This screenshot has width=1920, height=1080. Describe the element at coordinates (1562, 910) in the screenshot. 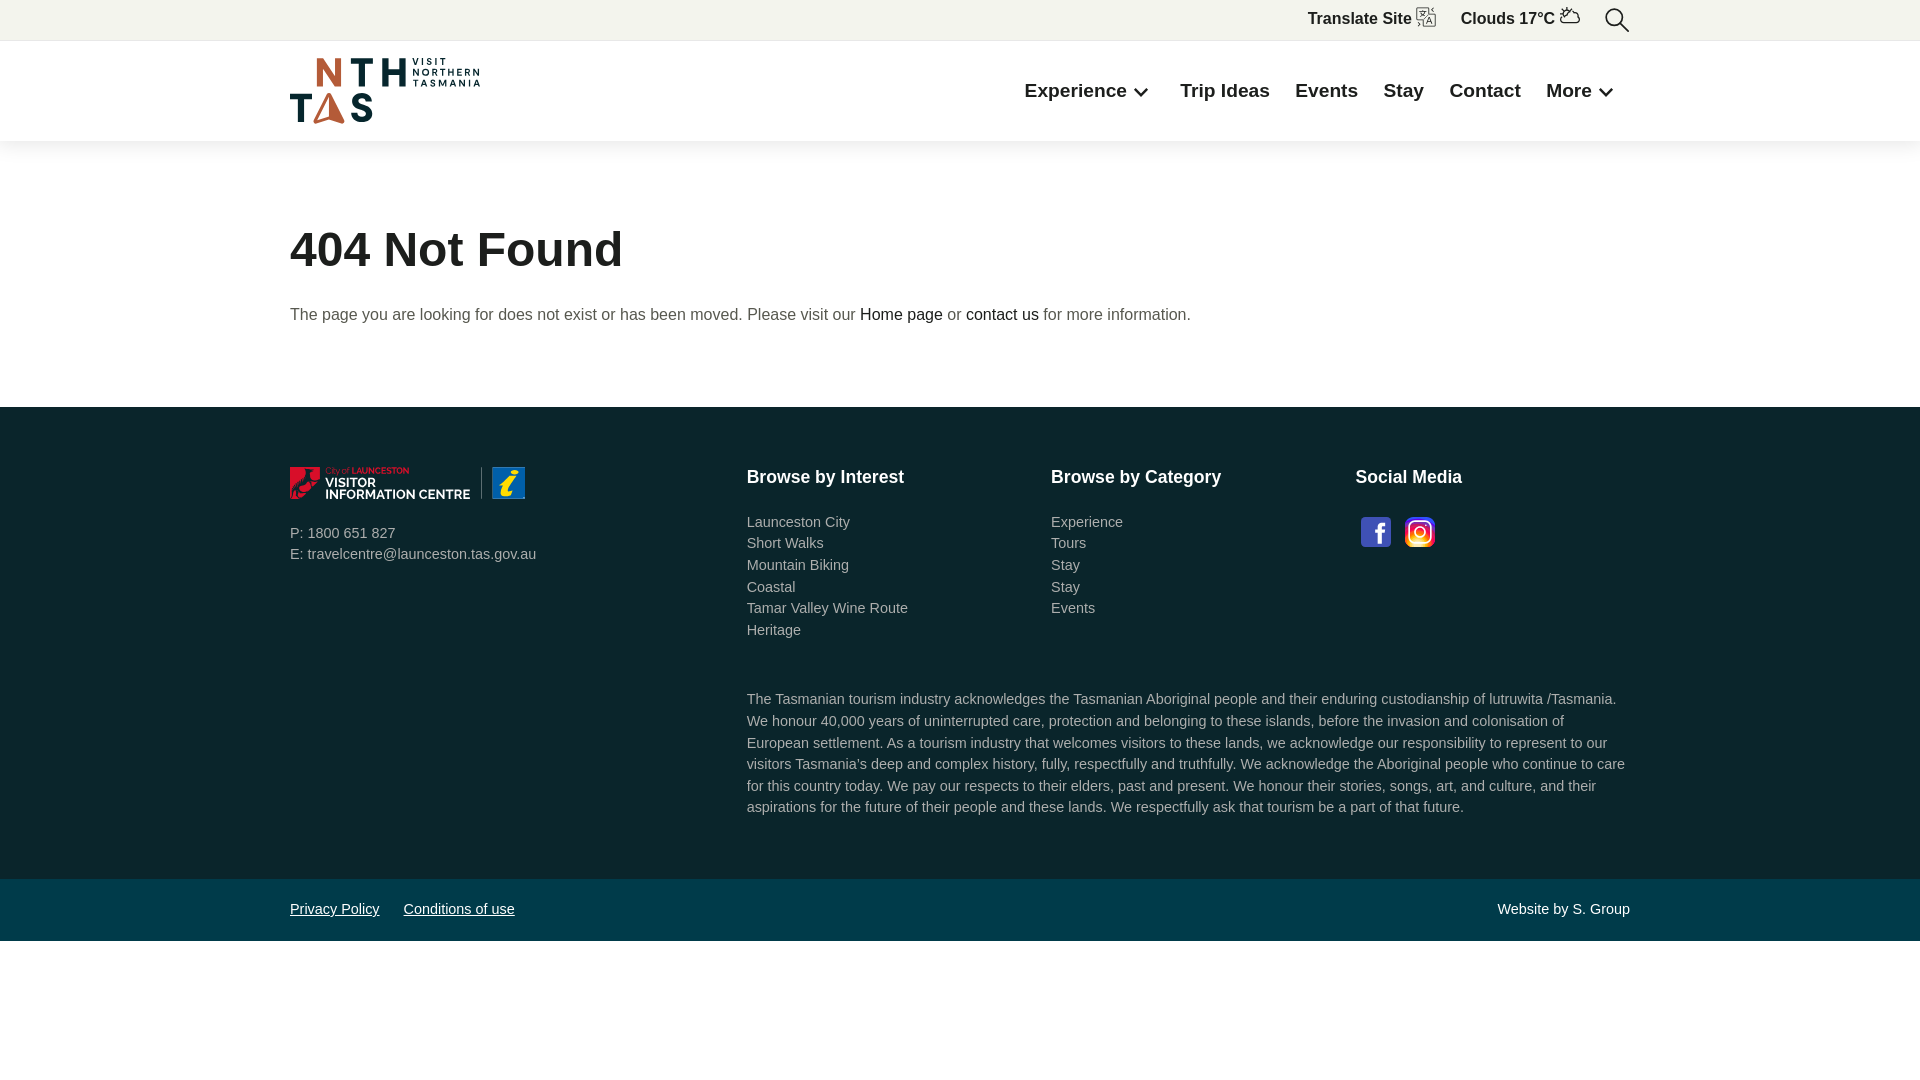

I see `'Website by S. Group'` at that location.